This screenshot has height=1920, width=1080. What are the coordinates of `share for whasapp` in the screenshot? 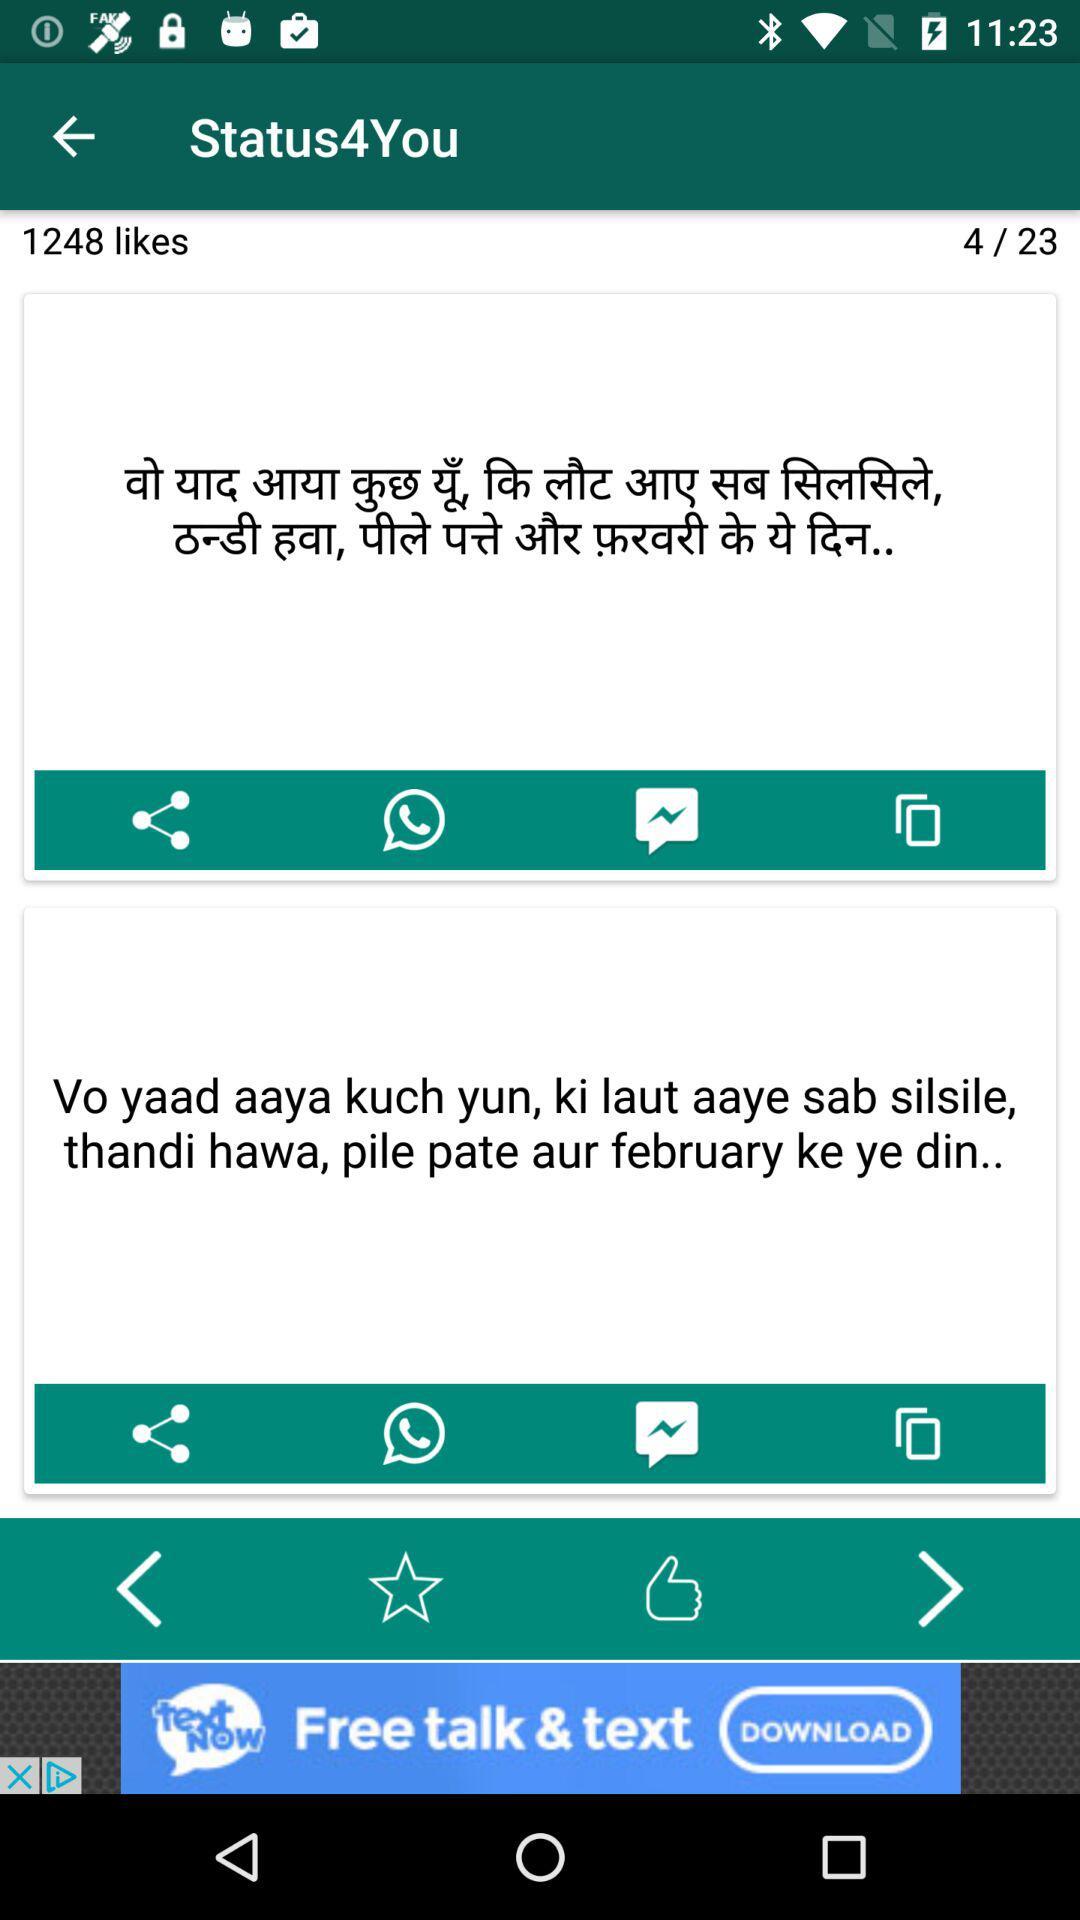 It's located at (412, 820).